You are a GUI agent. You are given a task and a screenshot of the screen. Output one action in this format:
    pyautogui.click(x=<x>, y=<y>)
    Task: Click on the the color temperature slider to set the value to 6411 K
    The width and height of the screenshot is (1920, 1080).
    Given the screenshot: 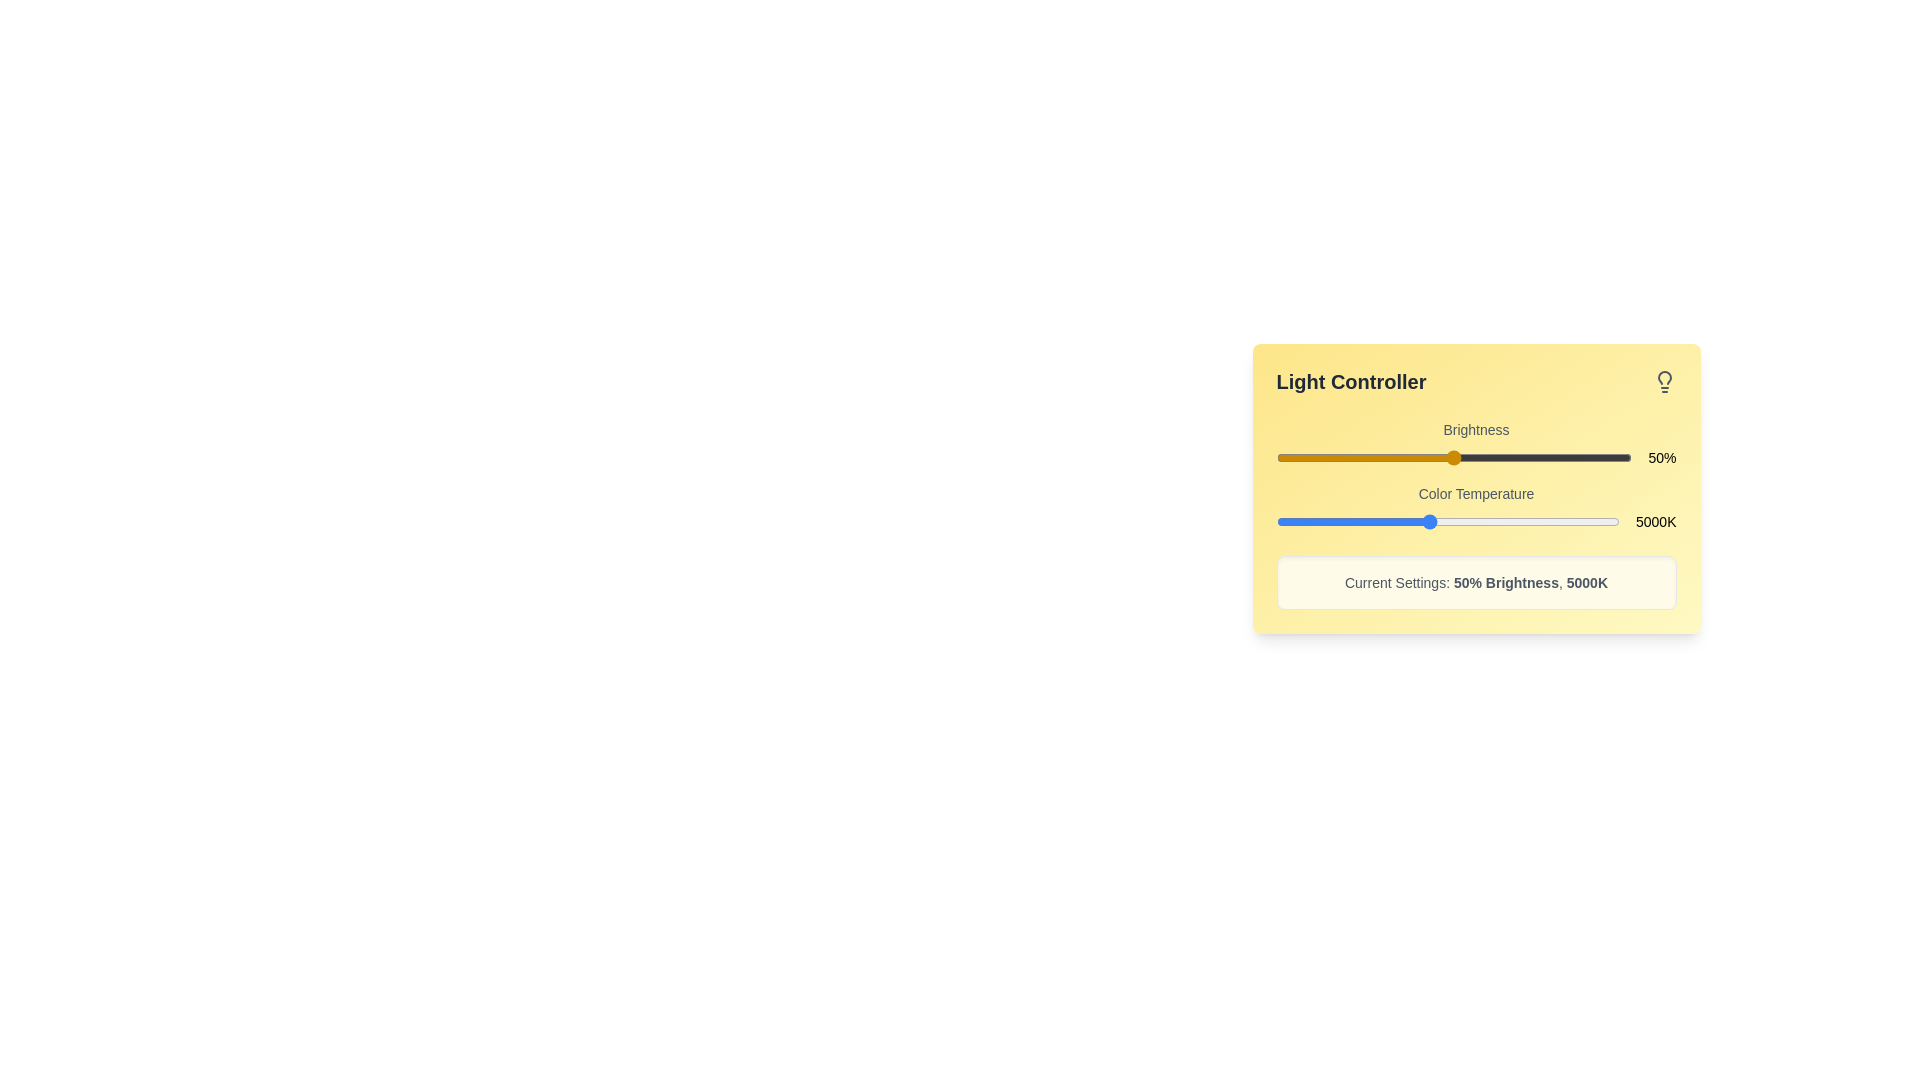 What is the action you would take?
    pyautogui.click(x=1483, y=520)
    